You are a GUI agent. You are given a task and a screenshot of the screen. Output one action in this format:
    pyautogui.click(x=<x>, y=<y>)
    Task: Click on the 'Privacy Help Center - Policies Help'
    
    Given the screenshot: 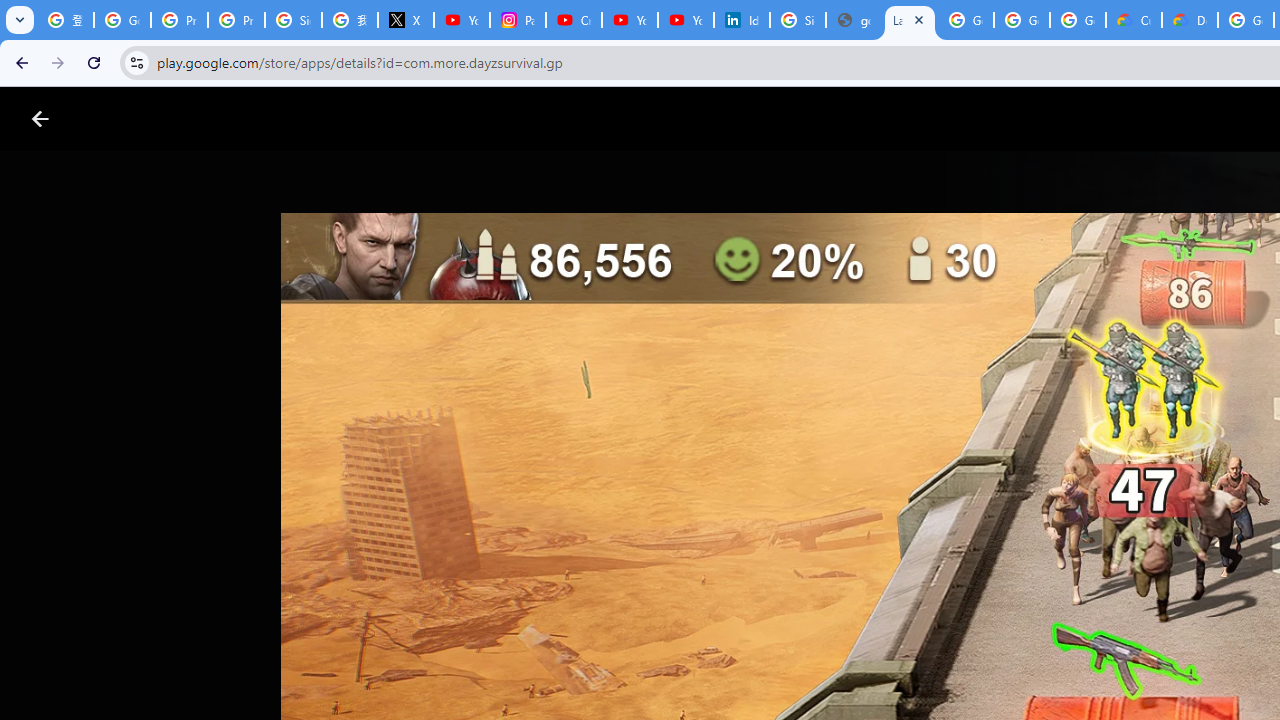 What is the action you would take?
    pyautogui.click(x=179, y=20)
    